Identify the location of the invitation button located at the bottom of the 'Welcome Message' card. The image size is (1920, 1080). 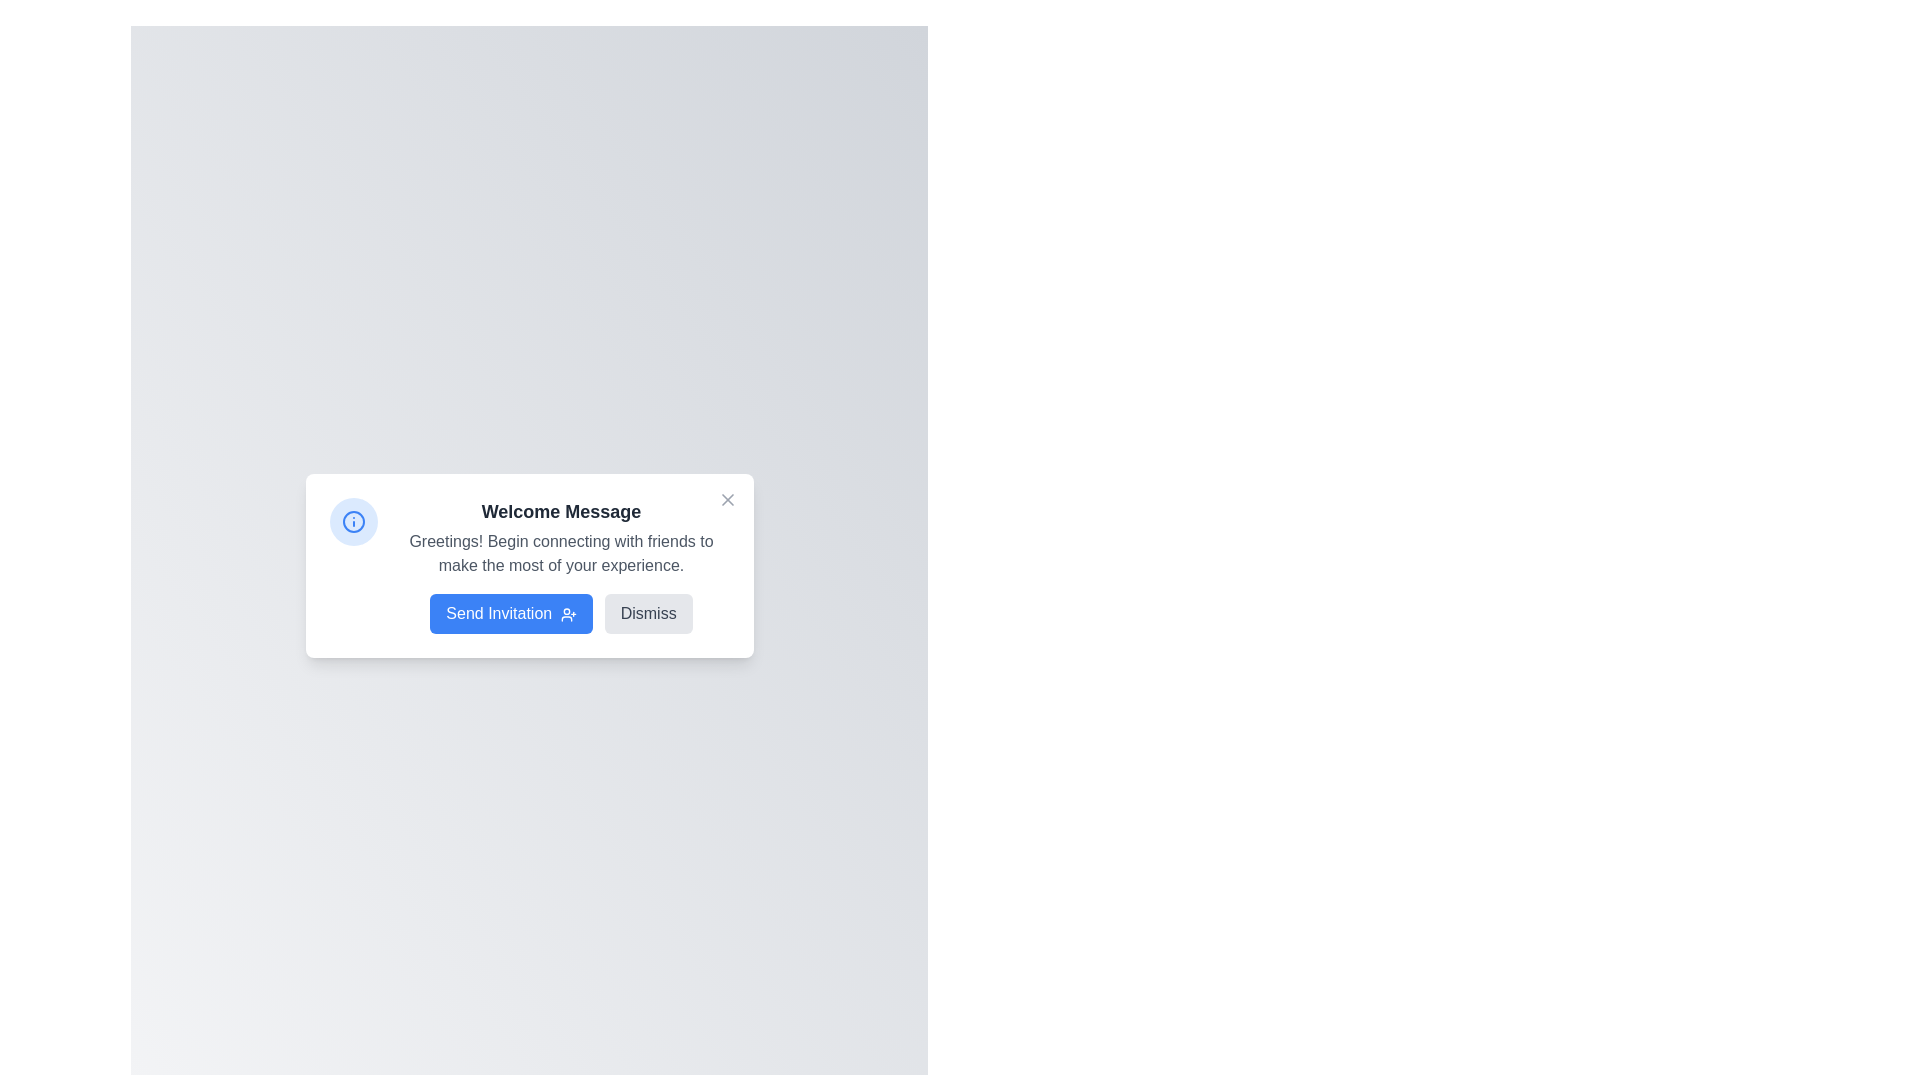
(511, 612).